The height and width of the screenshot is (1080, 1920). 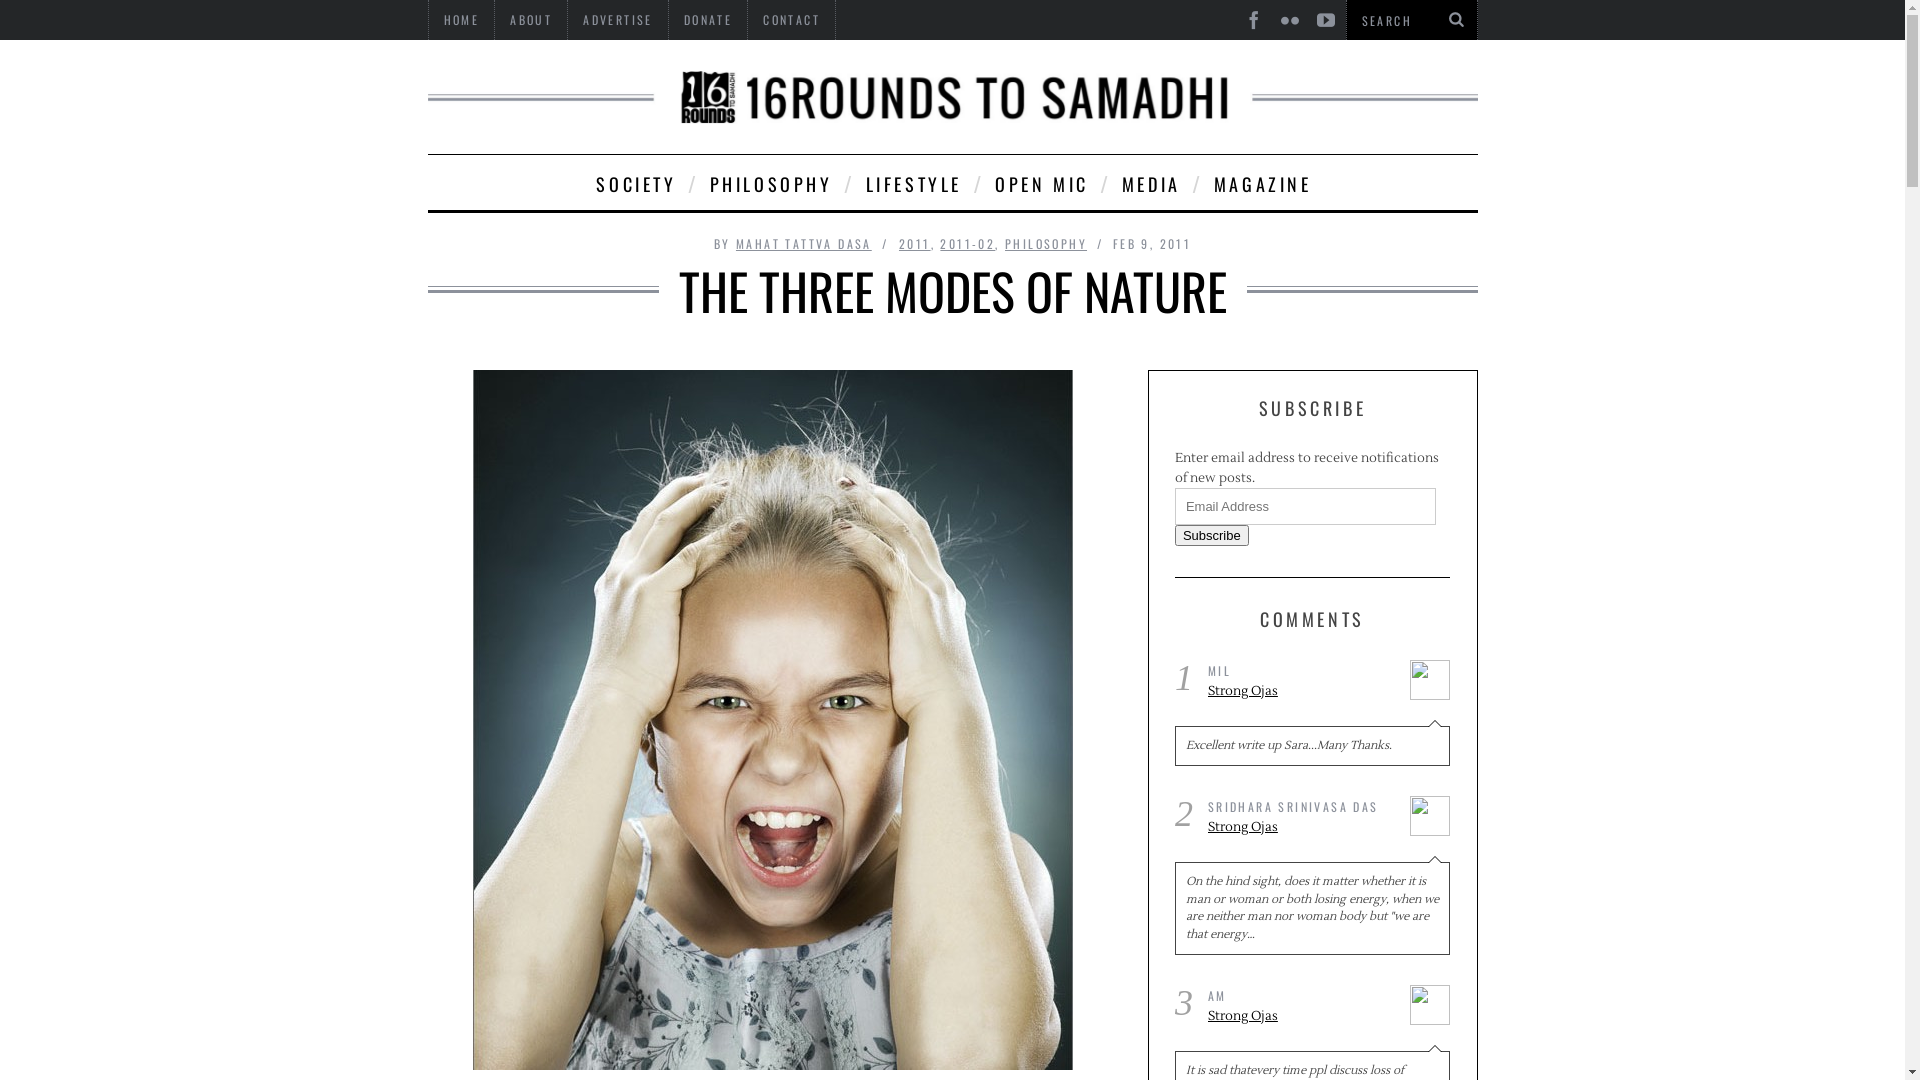 I want to click on 'MAGAZINE', so click(x=1260, y=182).